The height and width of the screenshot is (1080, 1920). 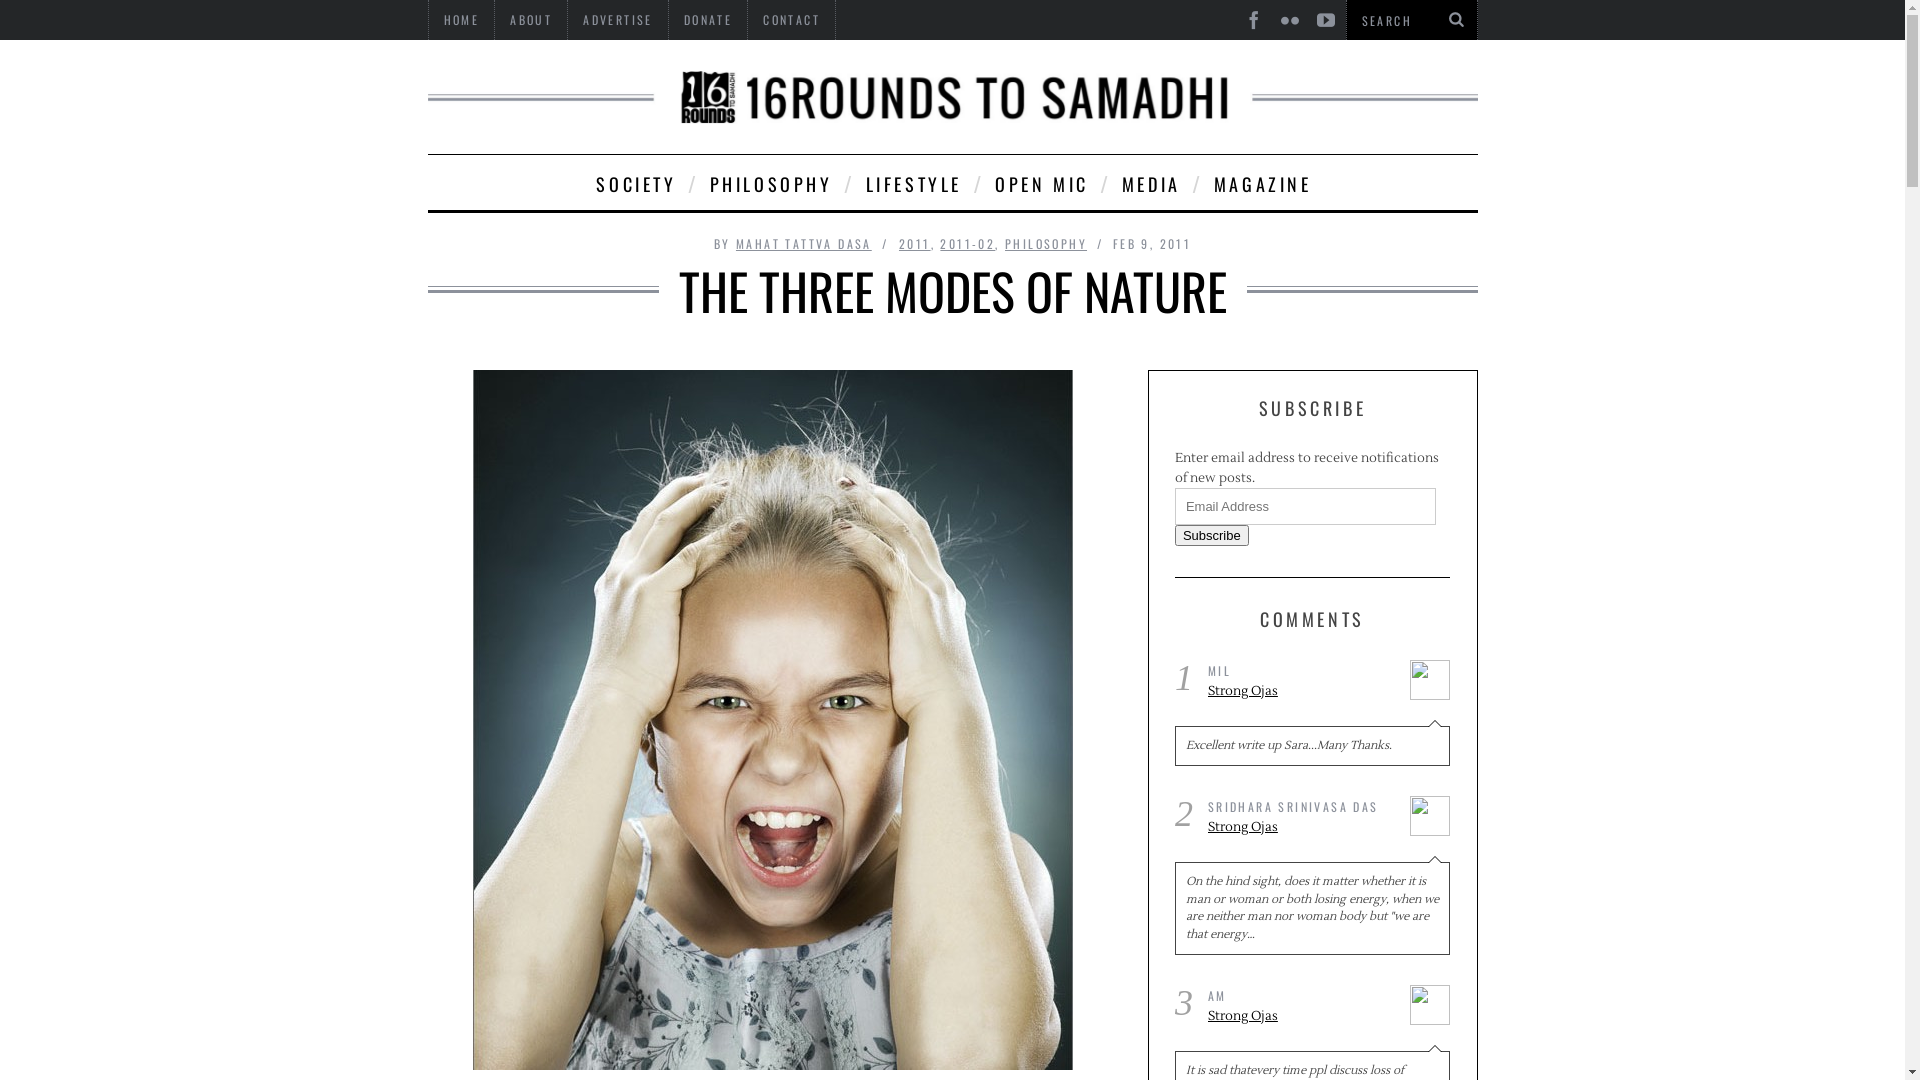 I want to click on 'MAGAZINE', so click(x=1260, y=182).